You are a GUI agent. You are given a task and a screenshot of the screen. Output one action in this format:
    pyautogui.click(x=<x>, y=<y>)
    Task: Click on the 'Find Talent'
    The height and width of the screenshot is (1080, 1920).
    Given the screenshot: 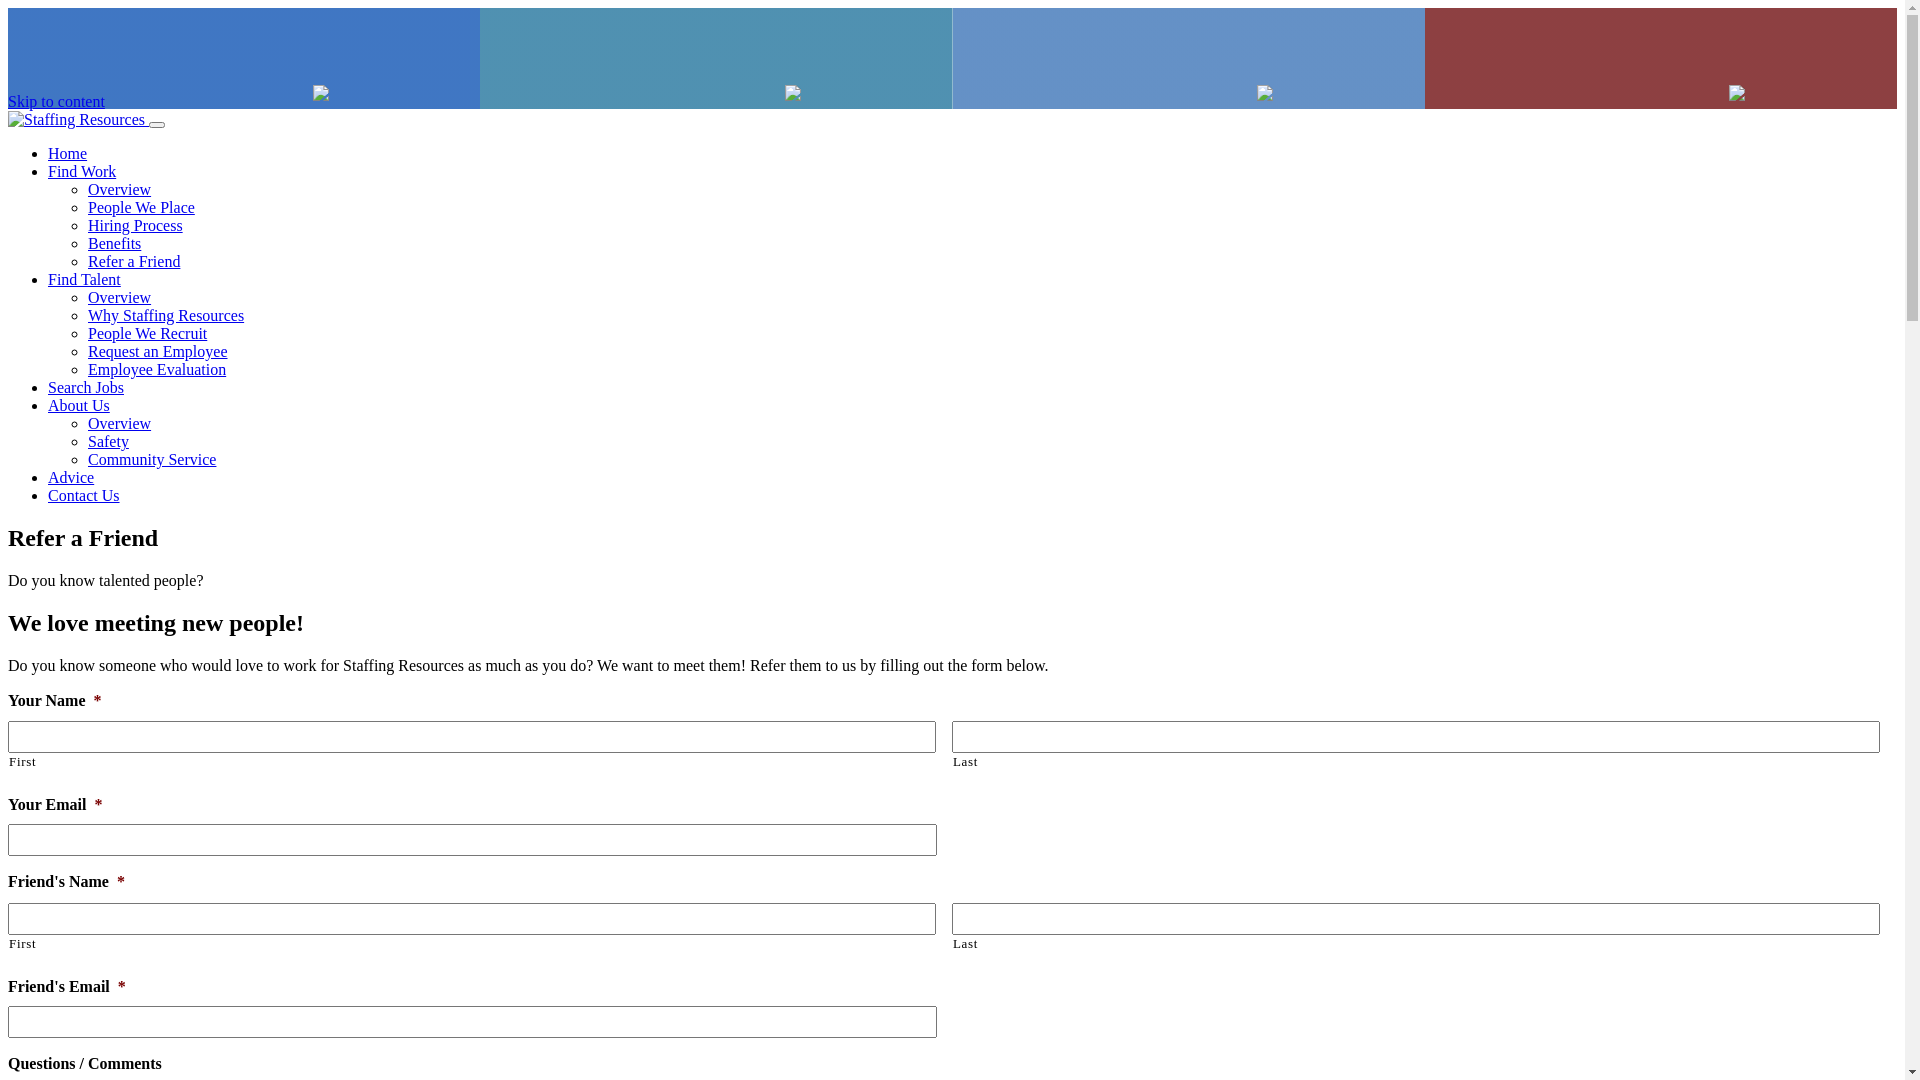 What is the action you would take?
    pyautogui.click(x=83, y=279)
    